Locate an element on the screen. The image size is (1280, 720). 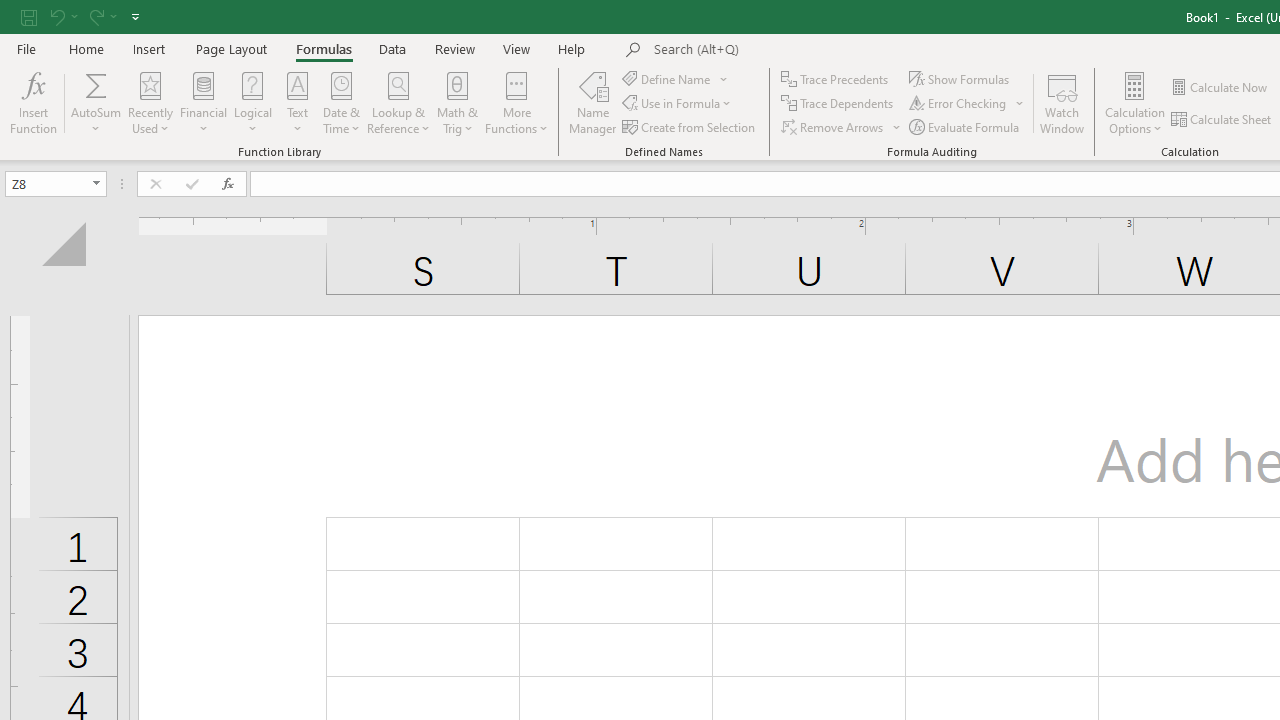
'Recently Used' is located at coordinates (150, 103).